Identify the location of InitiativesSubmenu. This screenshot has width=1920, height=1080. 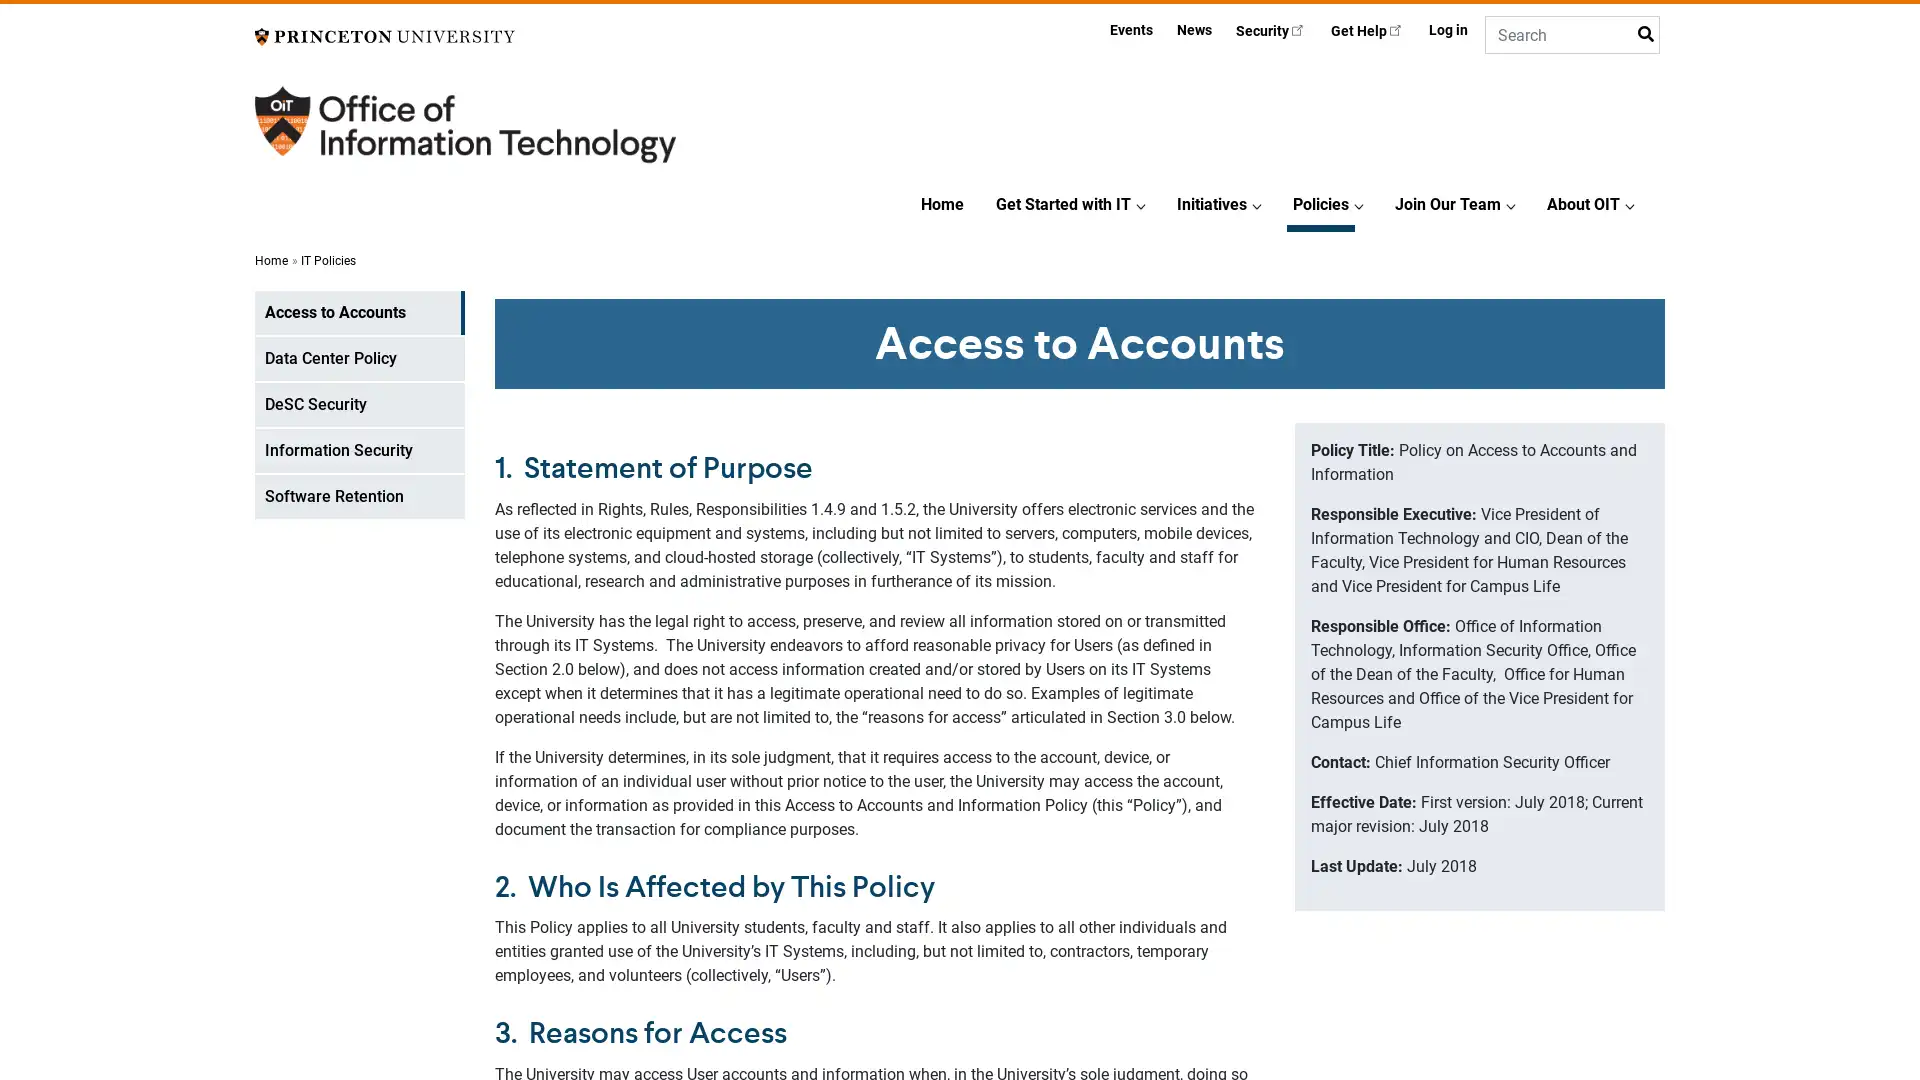
(1256, 206).